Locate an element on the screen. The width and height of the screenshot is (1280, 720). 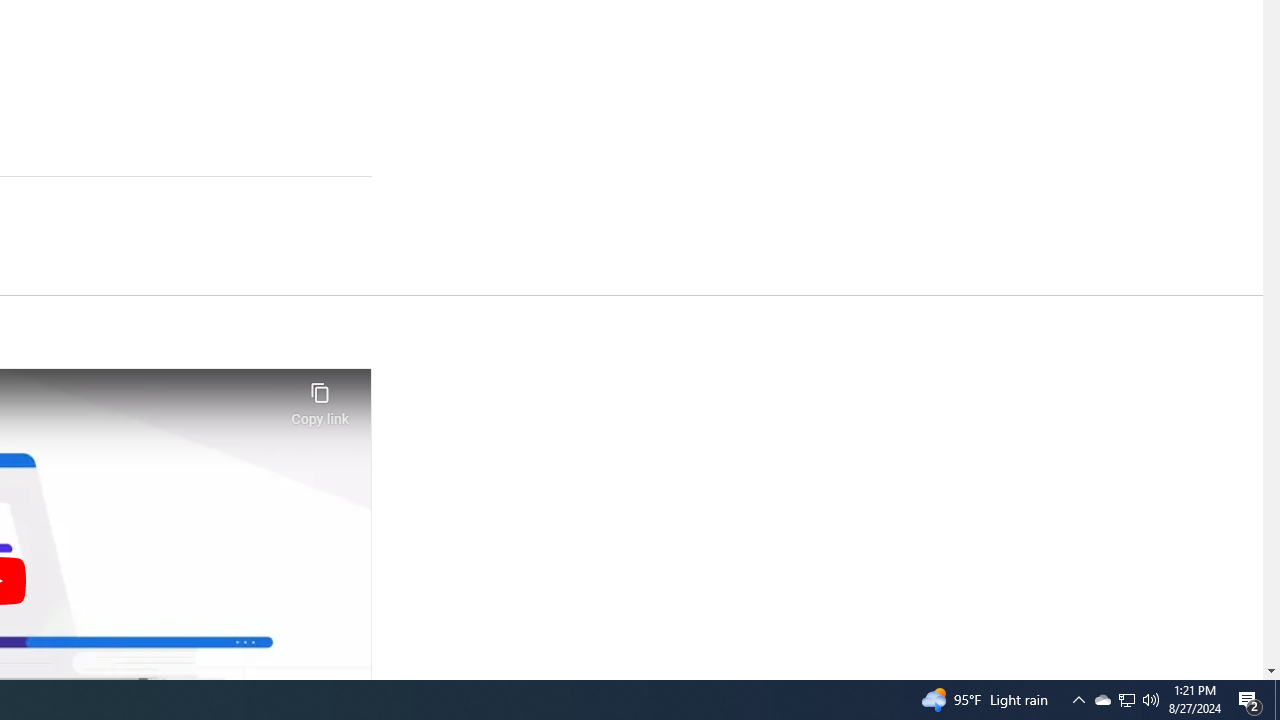
'Copy link' is located at coordinates (320, 398).